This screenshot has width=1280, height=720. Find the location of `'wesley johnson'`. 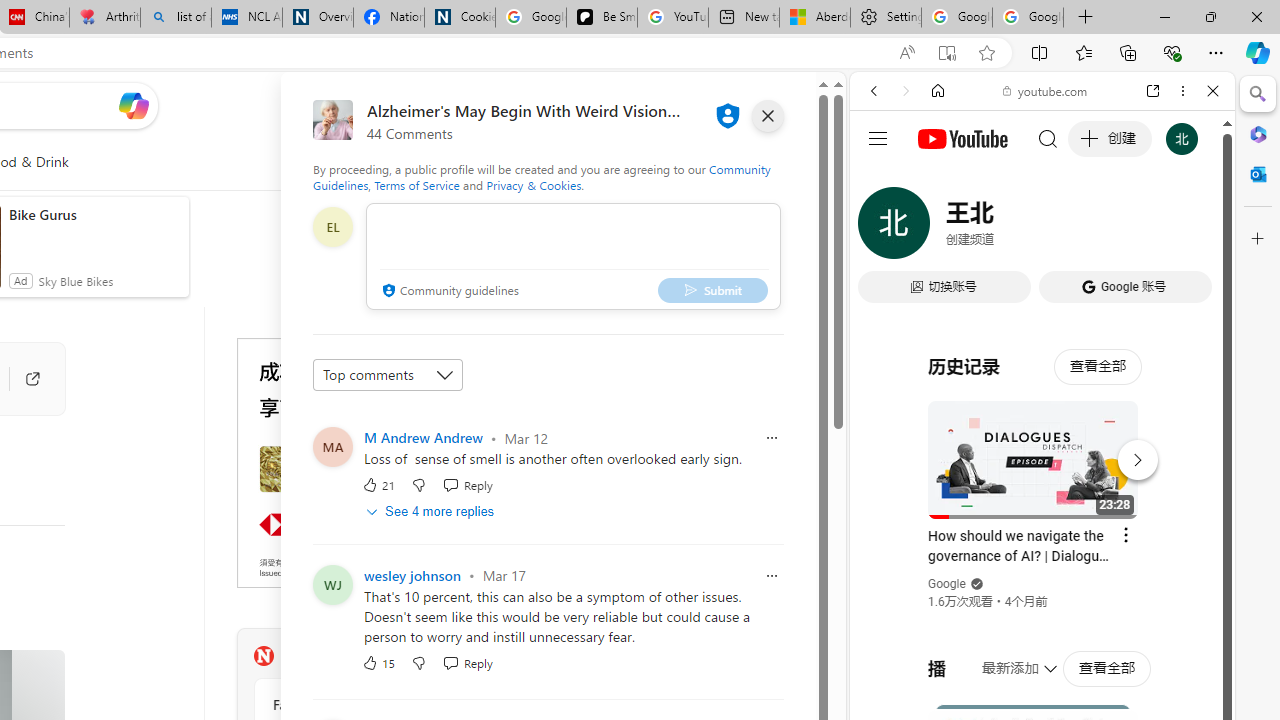

'wesley johnson' is located at coordinates (411, 575).